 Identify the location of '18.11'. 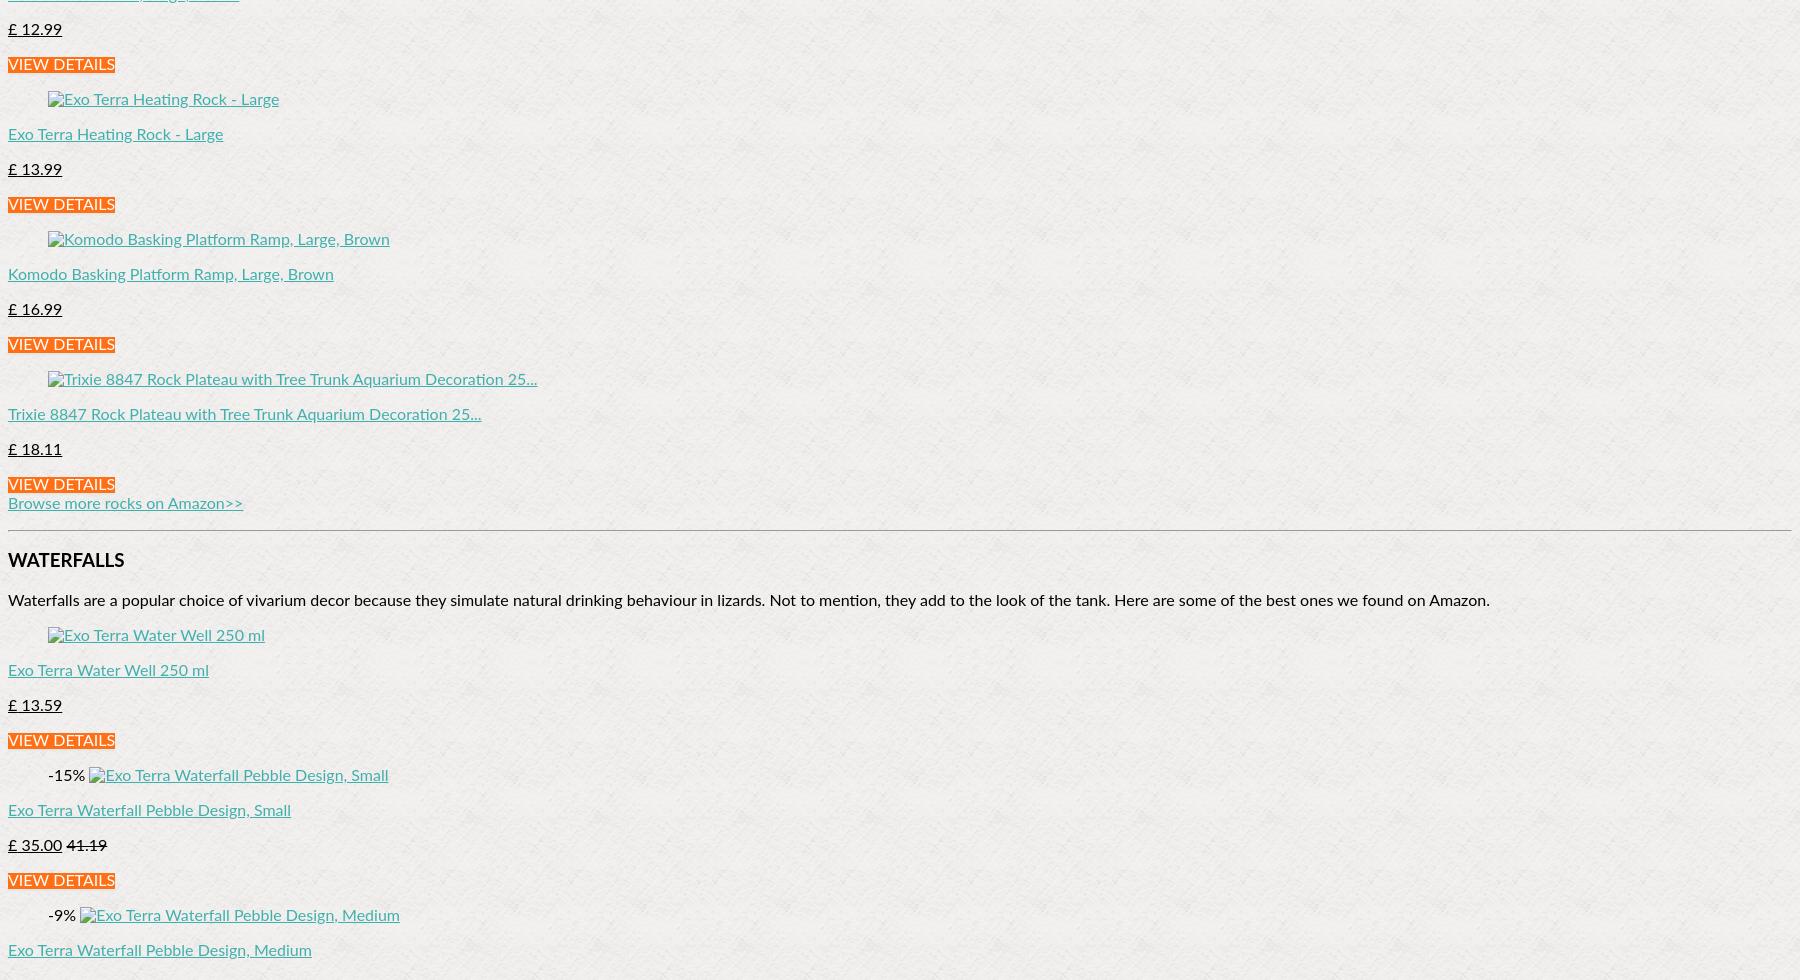
(38, 449).